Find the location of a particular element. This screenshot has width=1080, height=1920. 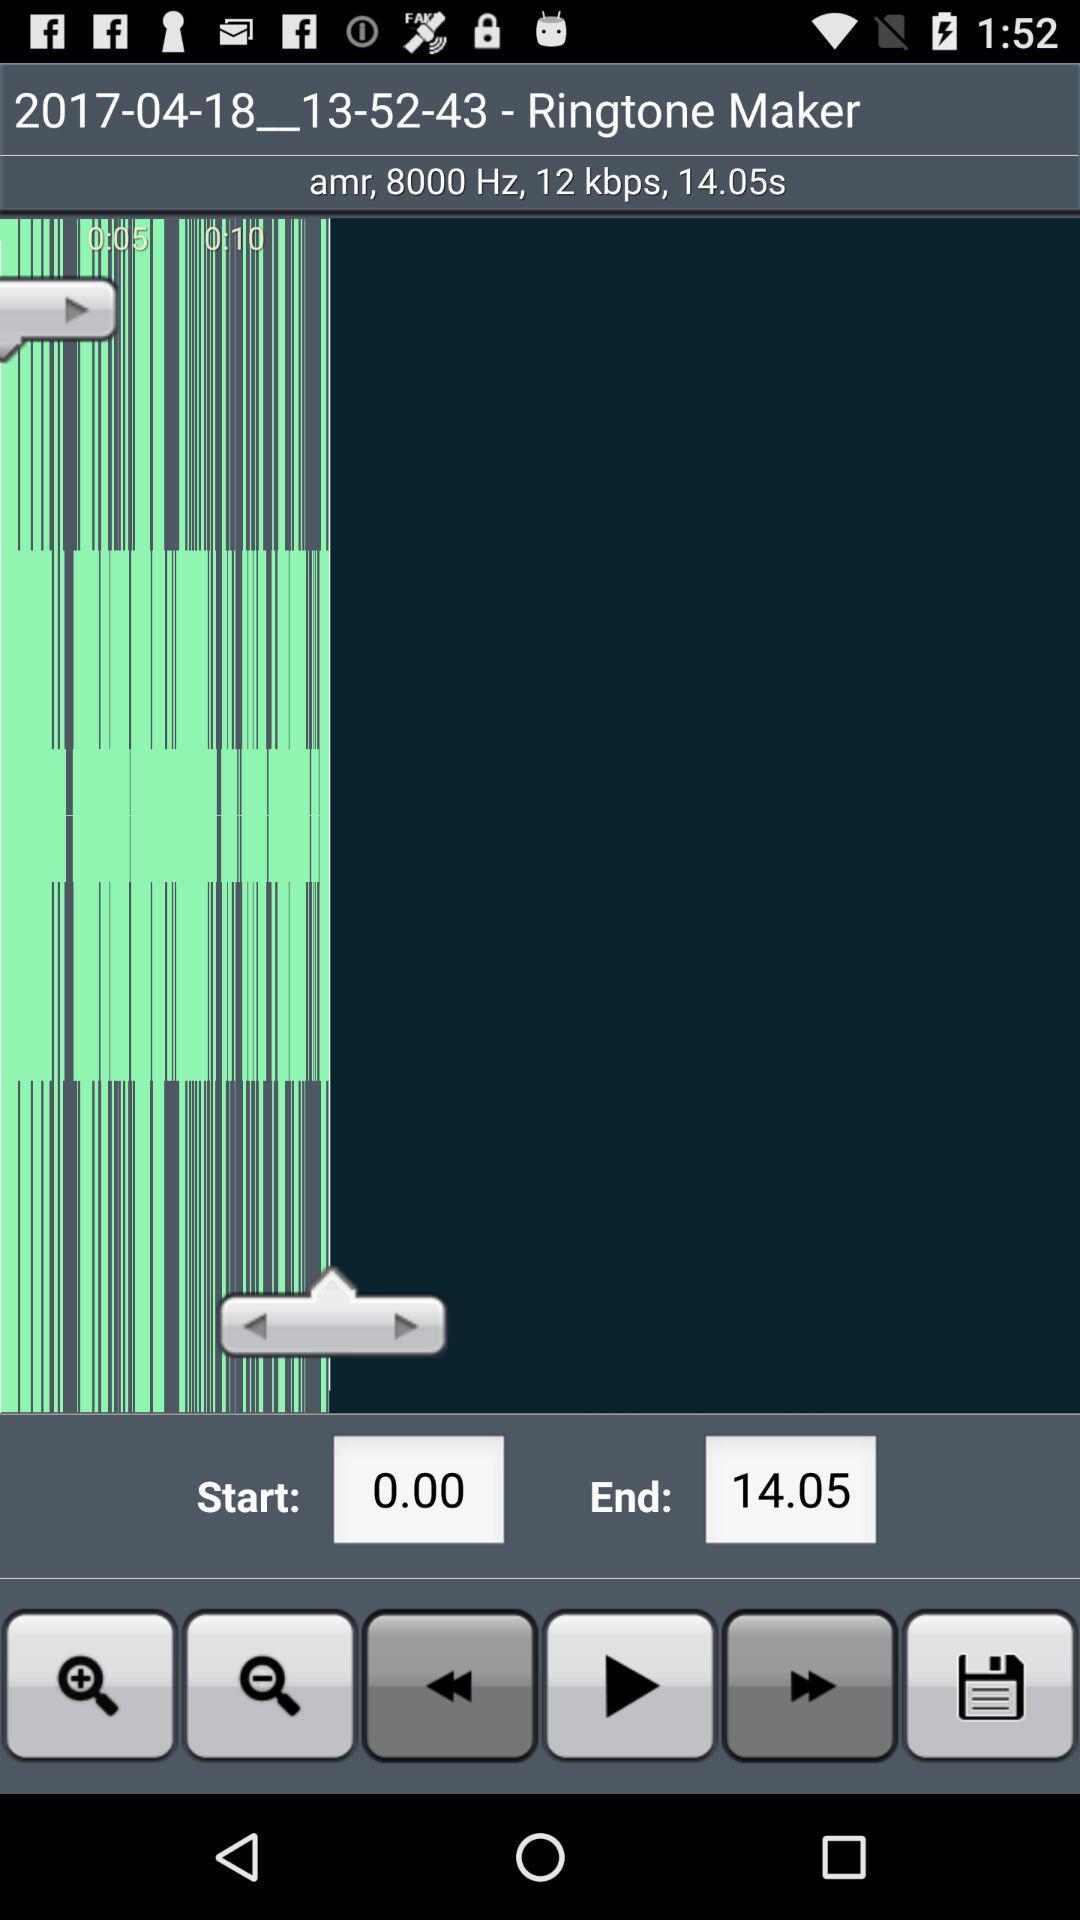

zoom out is located at coordinates (270, 1684).